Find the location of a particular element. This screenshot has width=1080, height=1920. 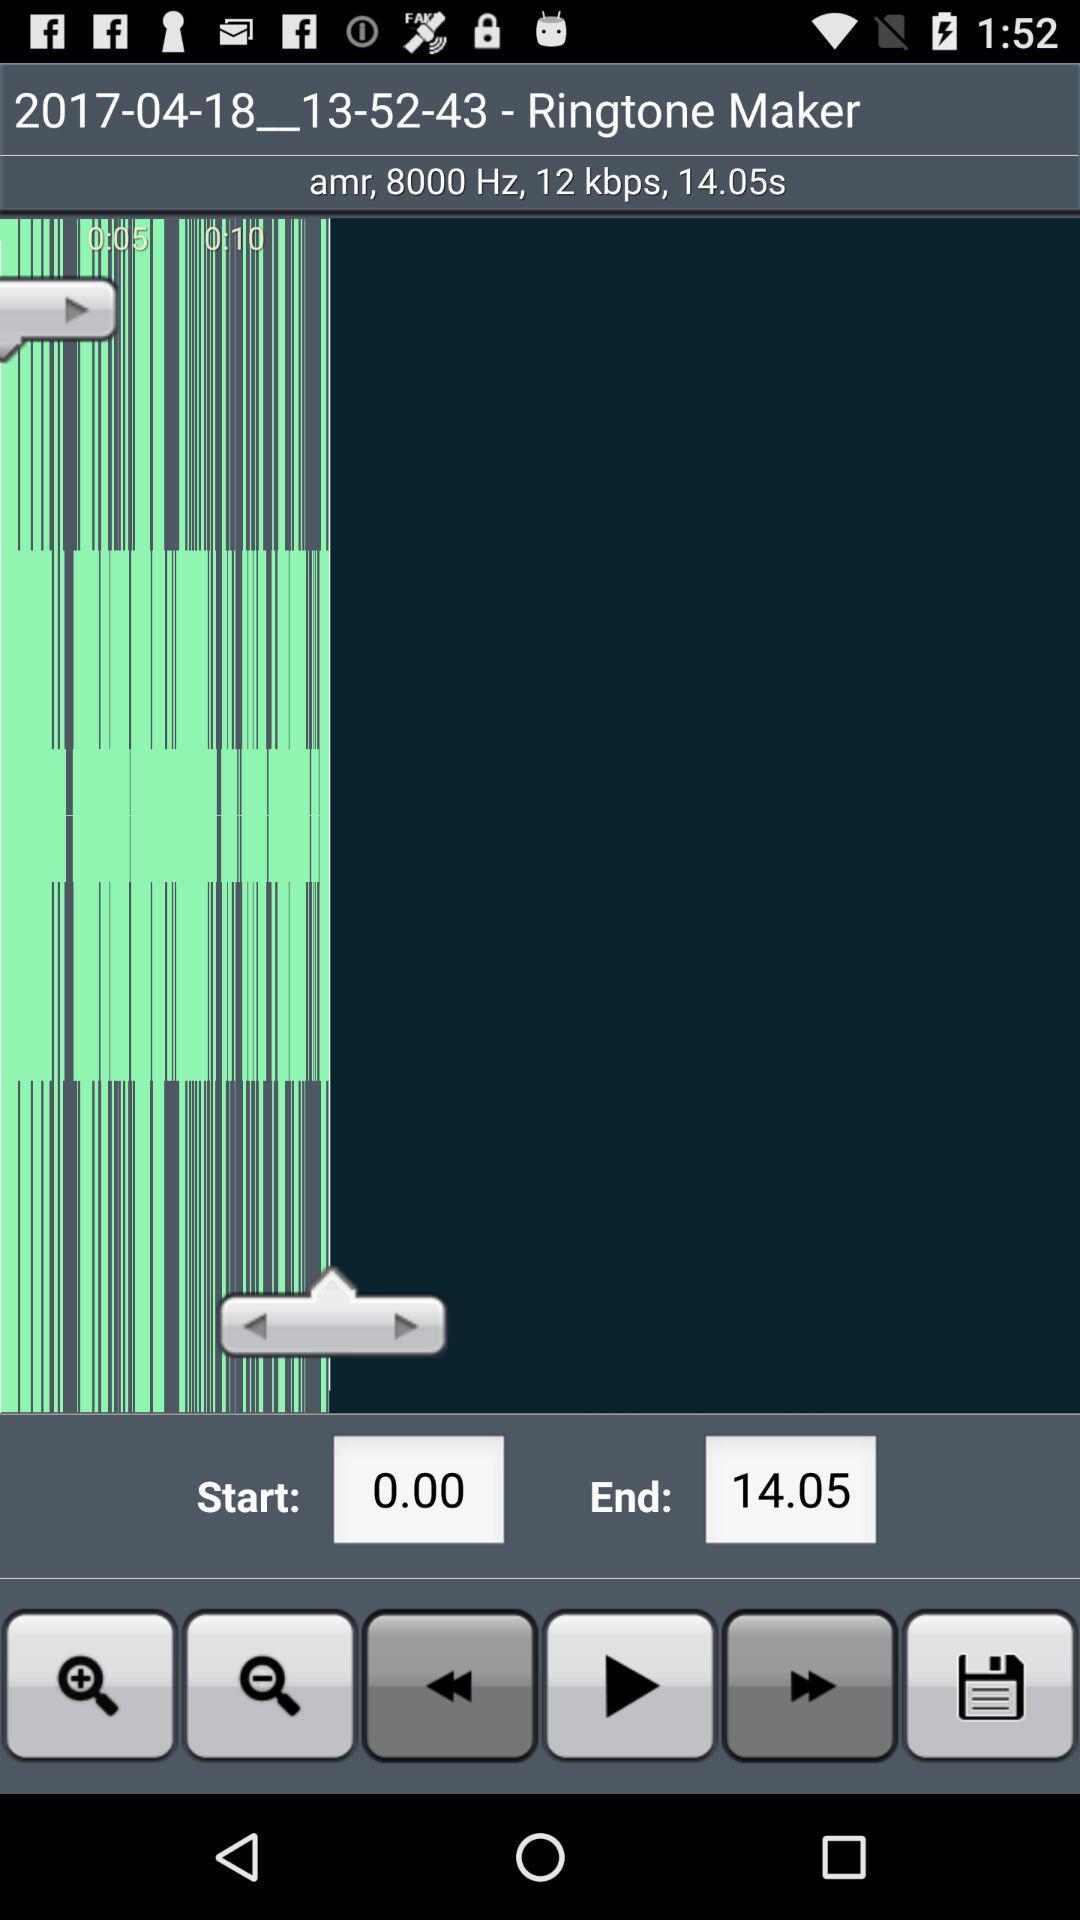

zoom out is located at coordinates (270, 1684).